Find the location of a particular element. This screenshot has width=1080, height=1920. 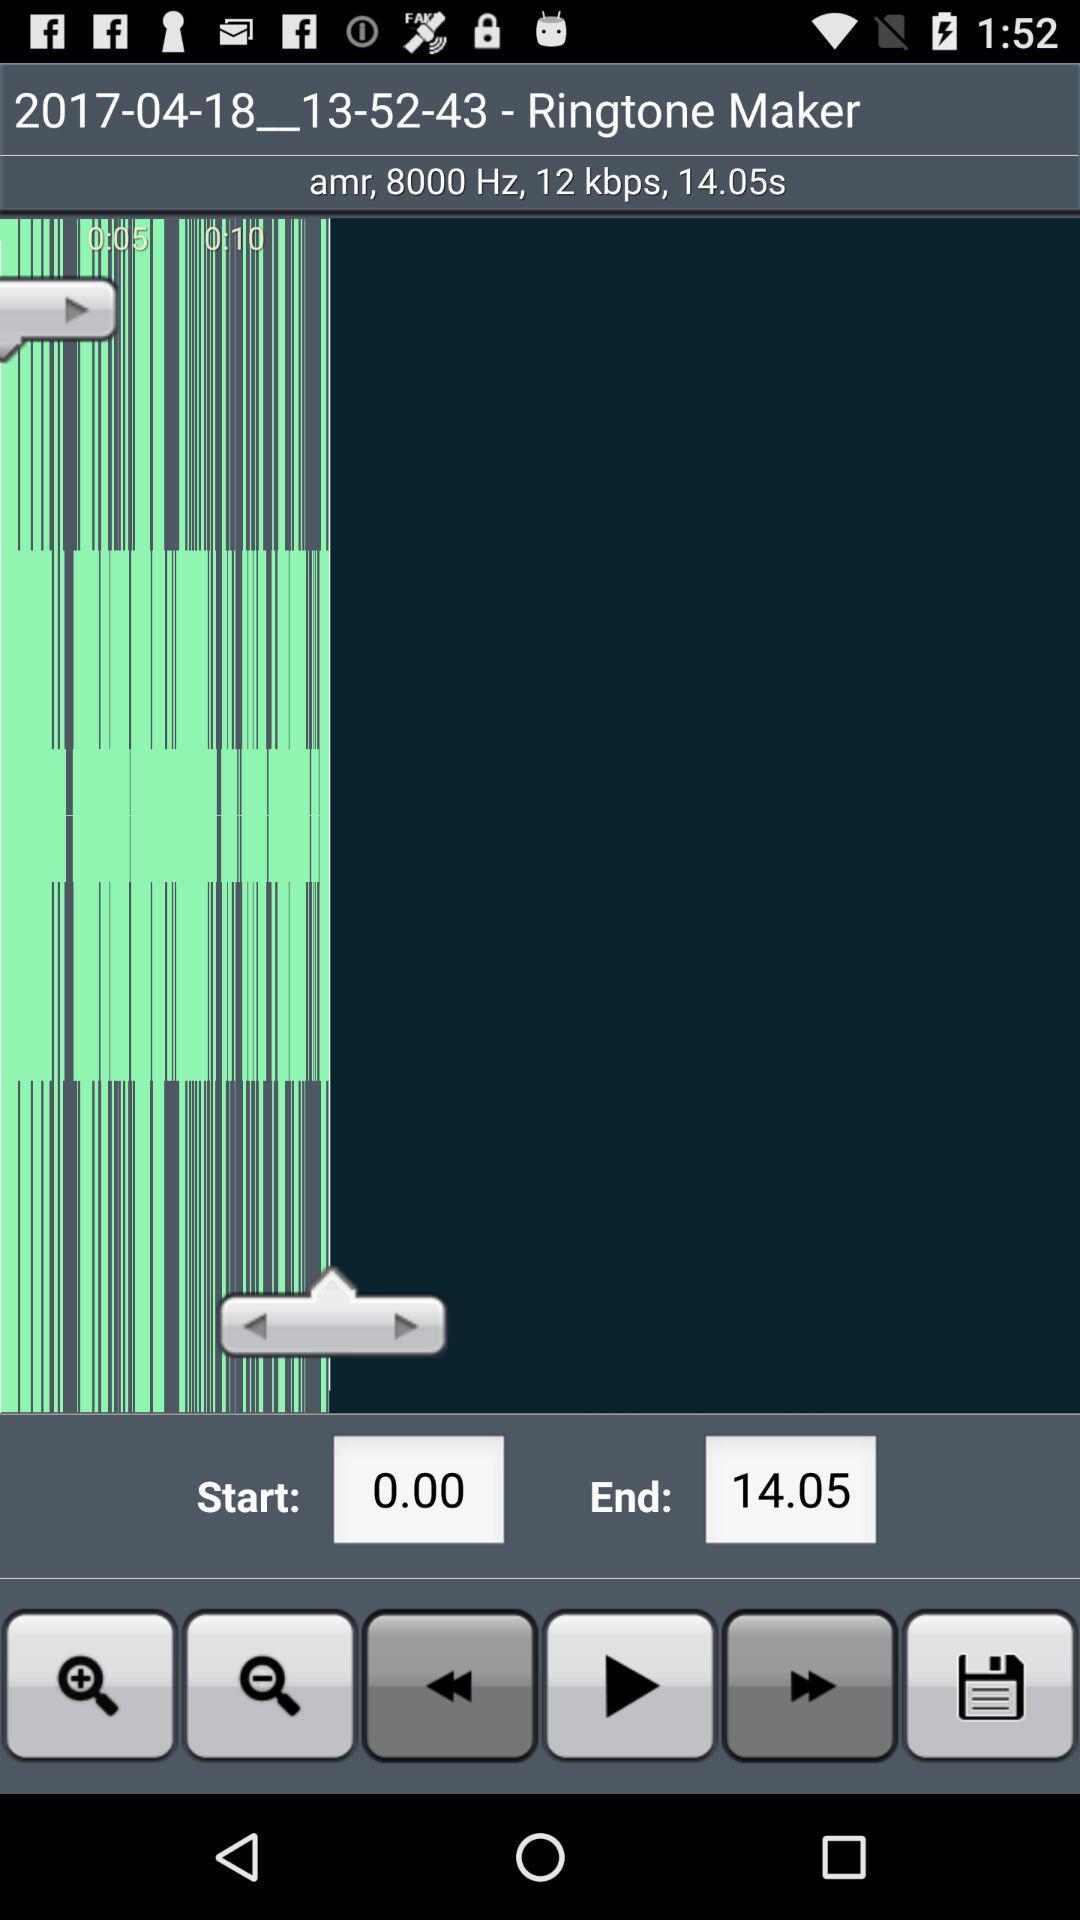

zoom out is located at coordinates (270, 1684).